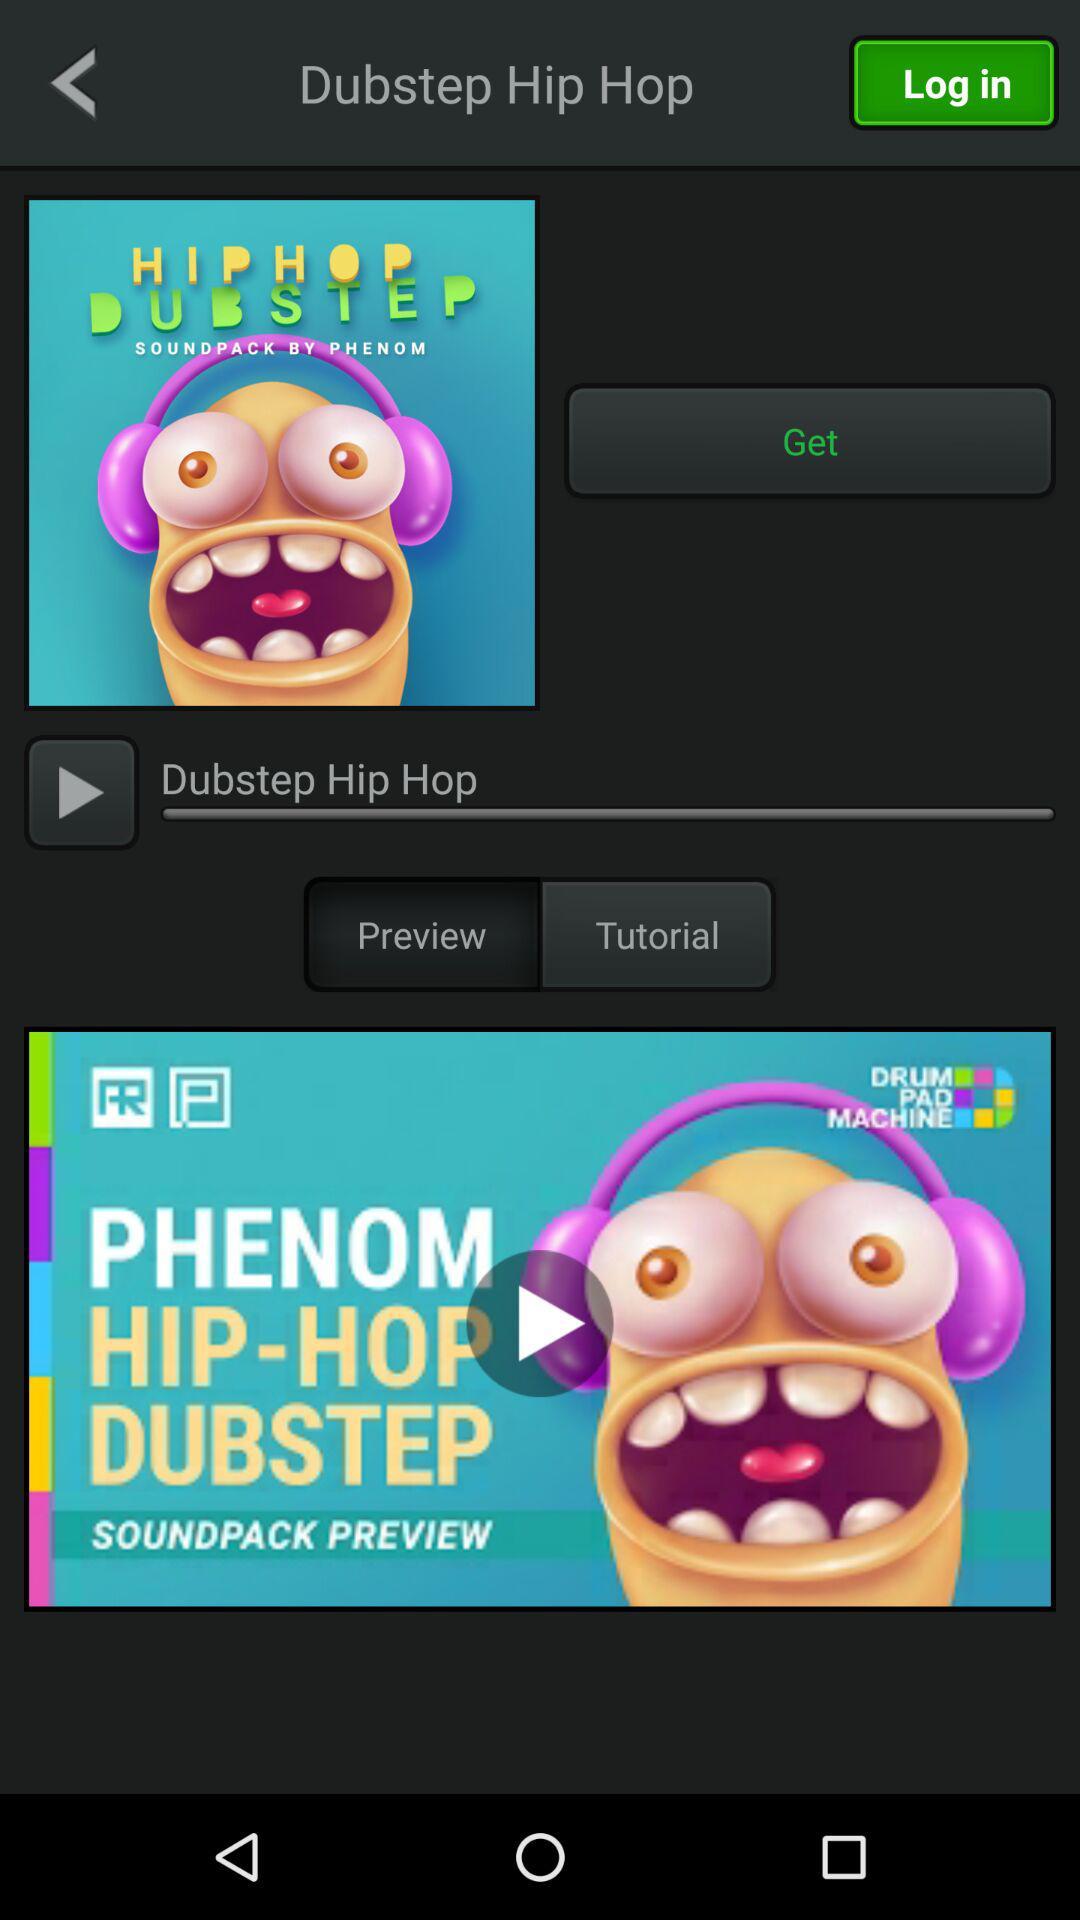 This screenshot has height=1920, width=1080. I want to click on next, so click(80, 791).